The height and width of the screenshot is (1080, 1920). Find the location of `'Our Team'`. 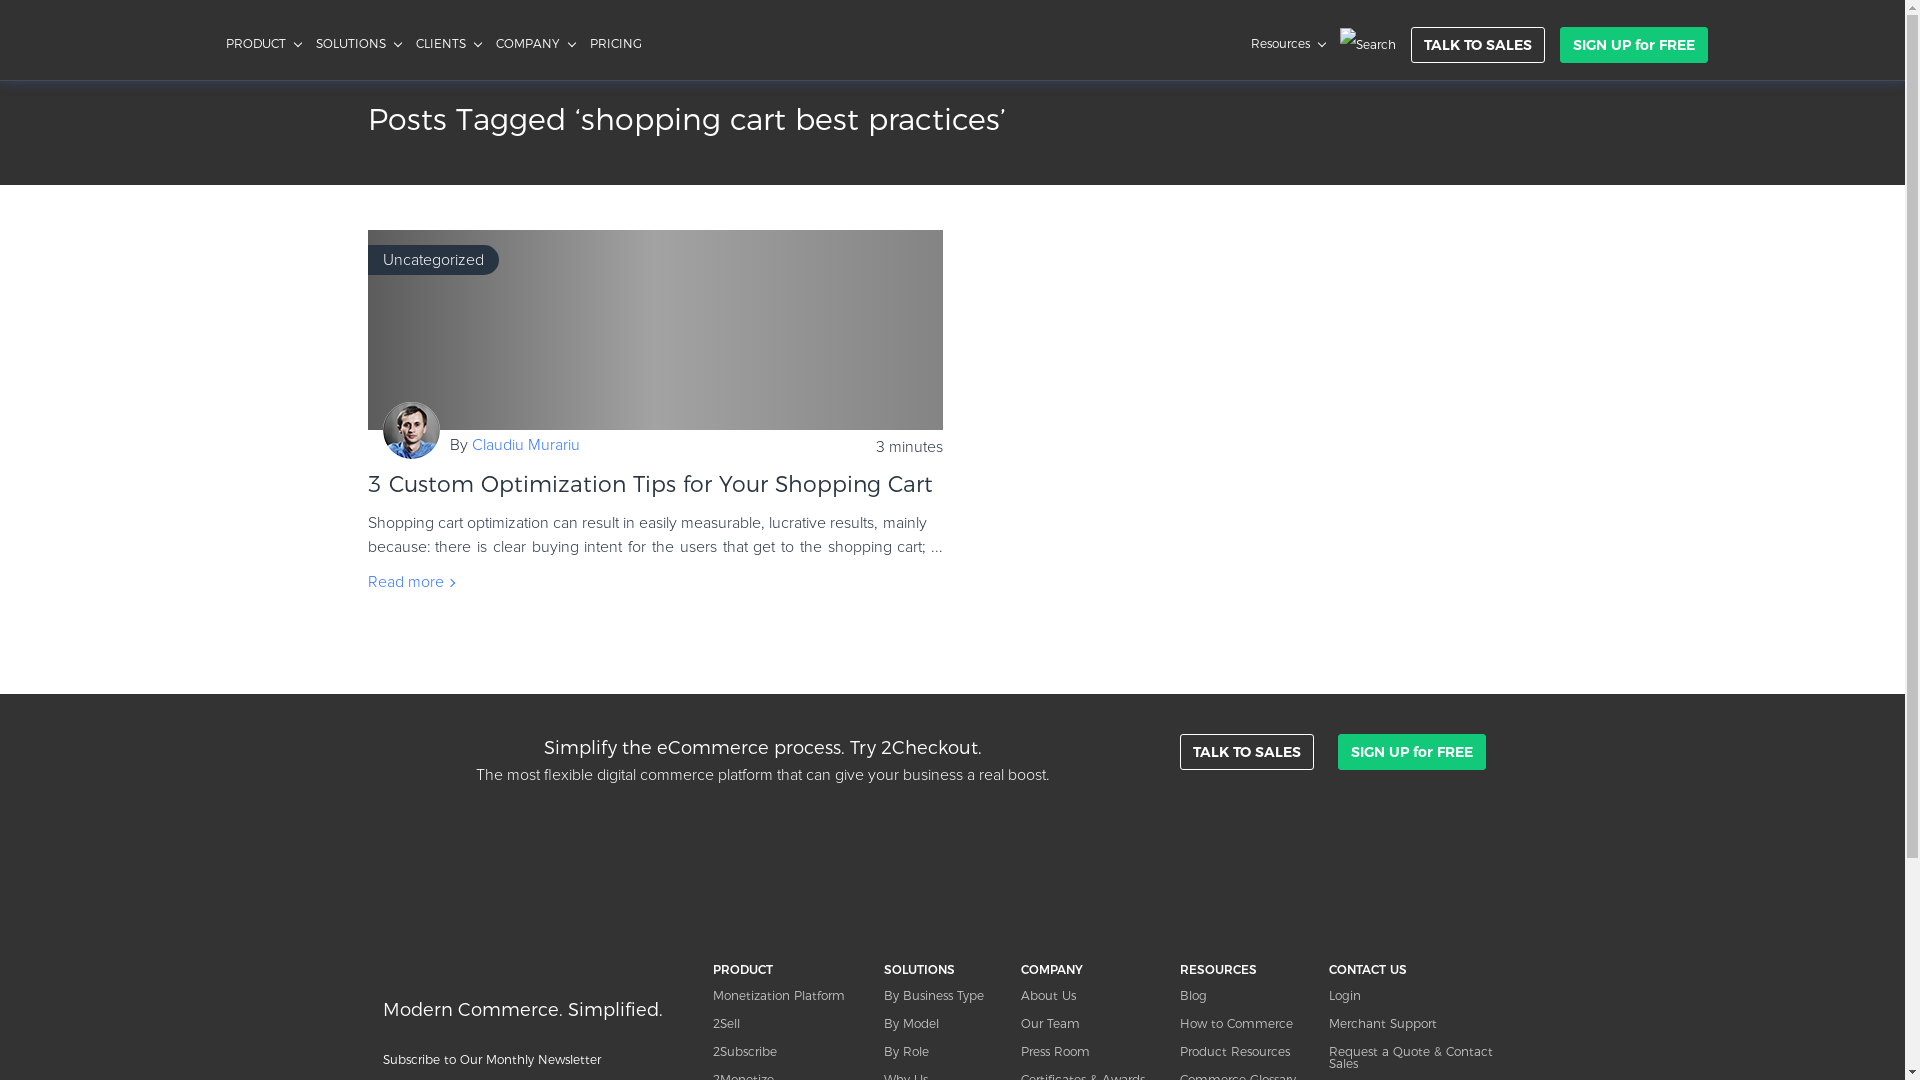

'Our Team' is located at coordinates (1088, 1023).